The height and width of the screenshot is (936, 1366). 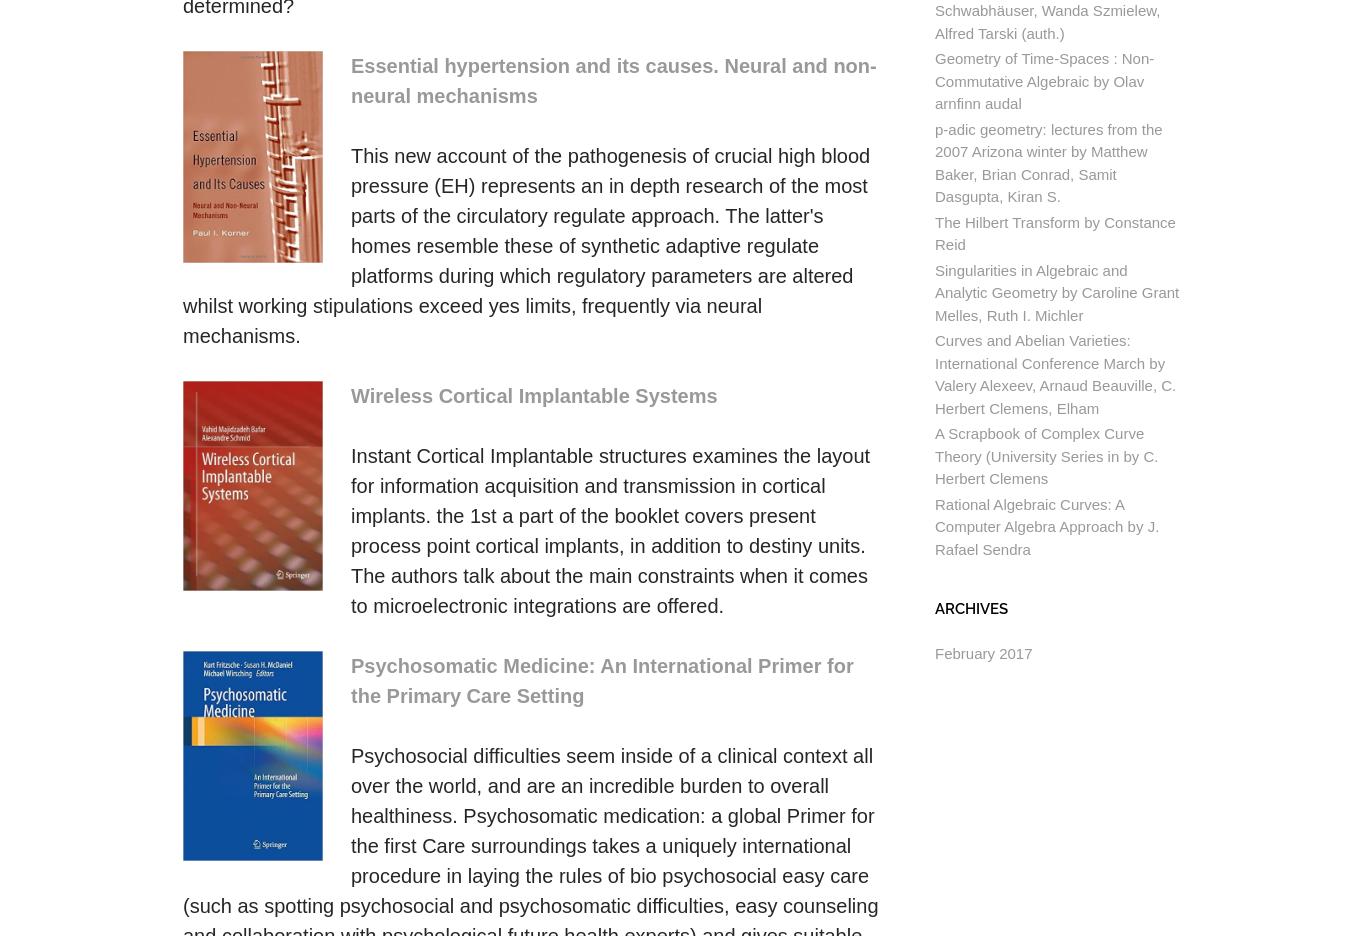 I want to click on 'p-adic geometry: lectures from the 2007 Arizona winter by Matthew Baker, Brian Conrad, Samit Dasgupta, Kiran S.', so click(x=1047, y=161).